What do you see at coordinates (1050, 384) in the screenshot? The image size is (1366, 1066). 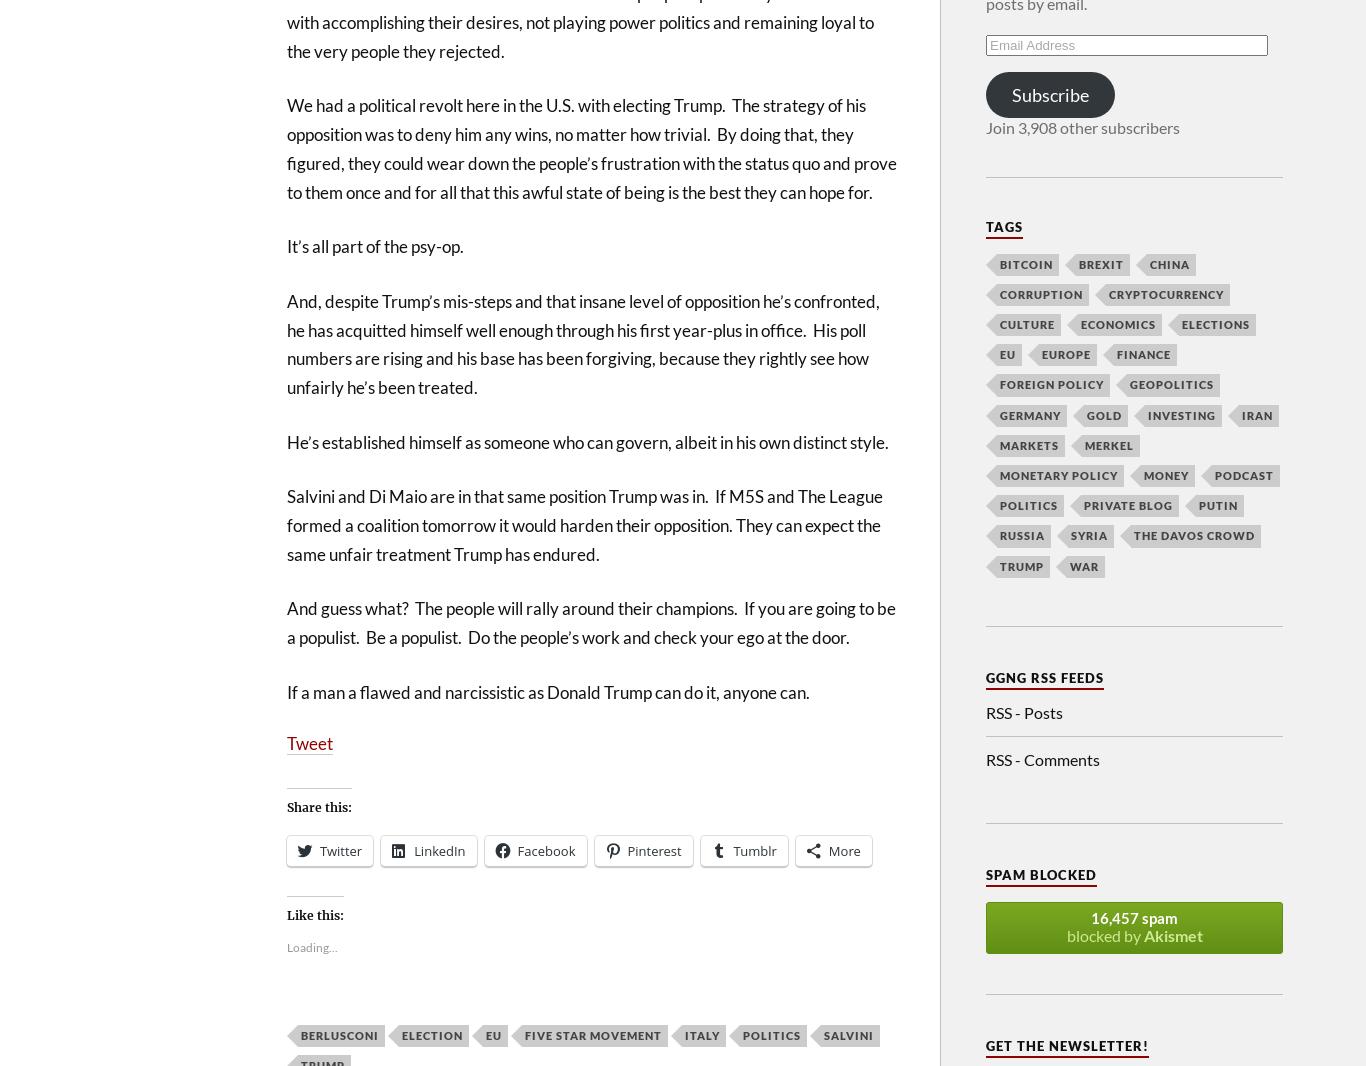 I see `'Foreign Policy'` at bounding box center [1050, 384].